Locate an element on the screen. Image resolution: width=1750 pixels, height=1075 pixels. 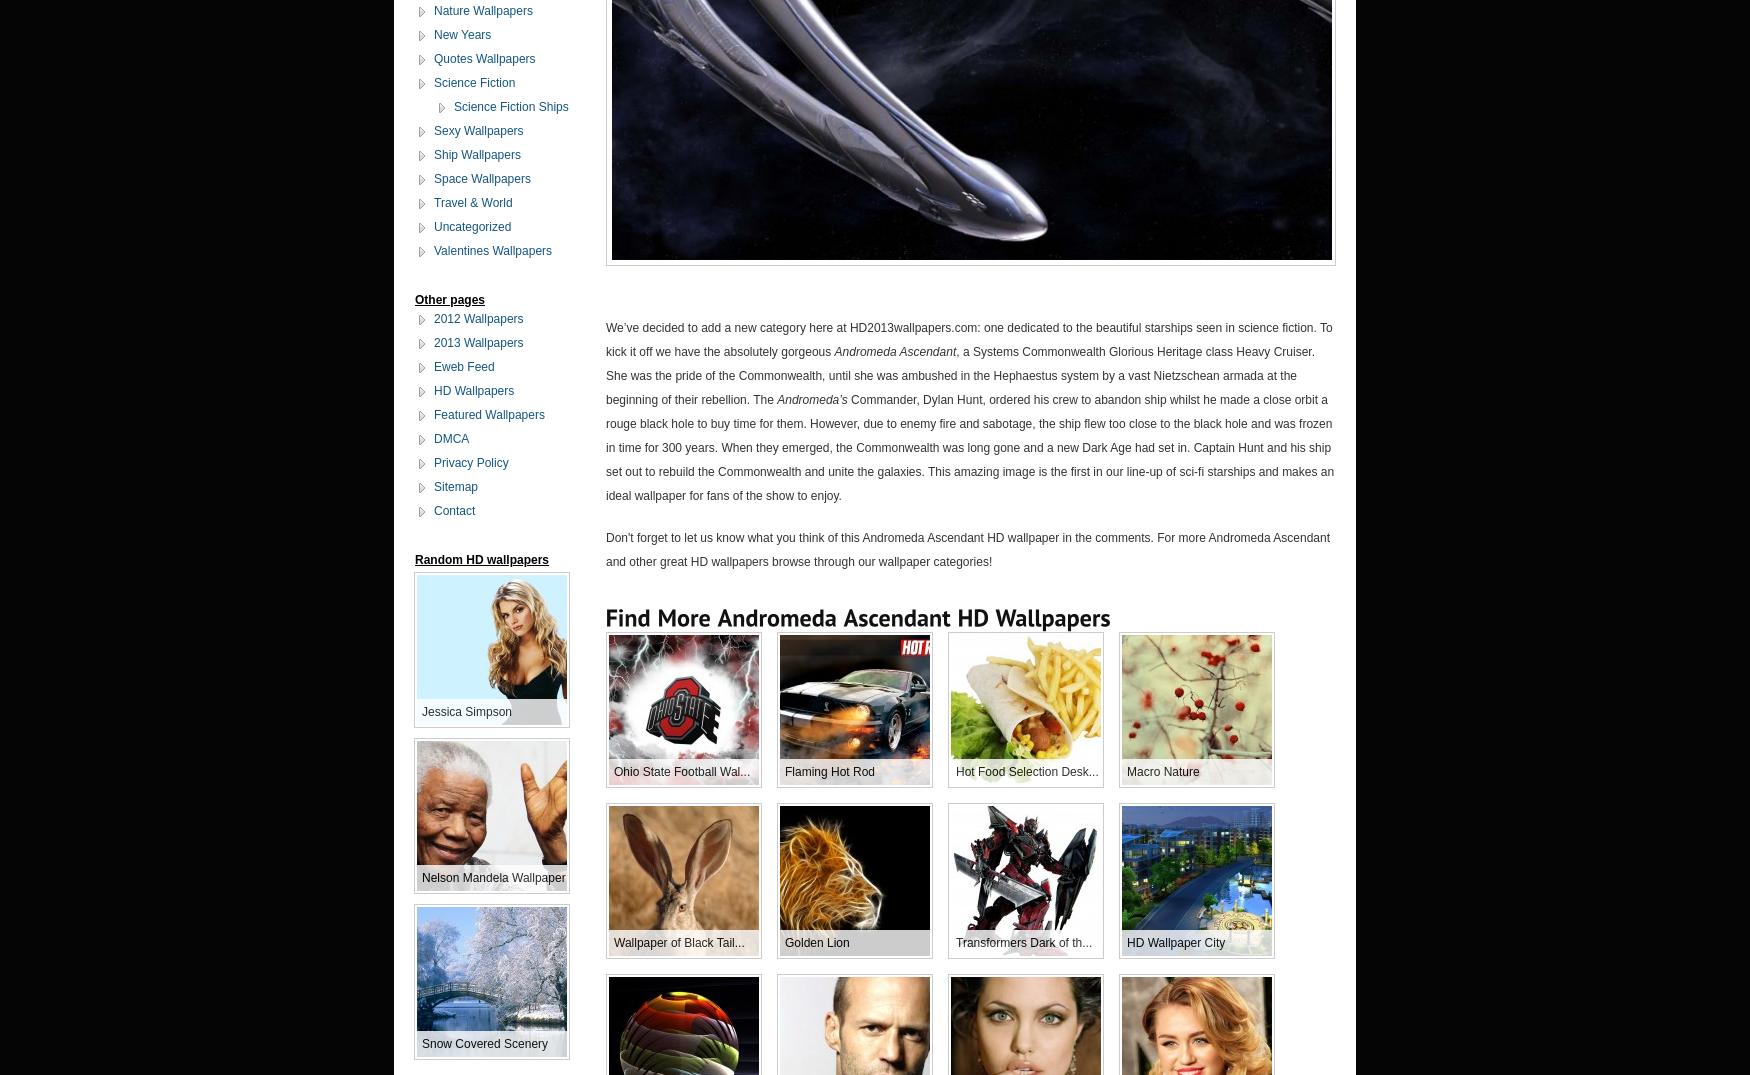
'Don't forget to let us know what you think of this Andromeda Ascendant HD wallpaper in the comments. For more Andromeda Ascendant and other great HD wallpapers browse through our wallpaper categories!' is located at coordinates (967, 549).